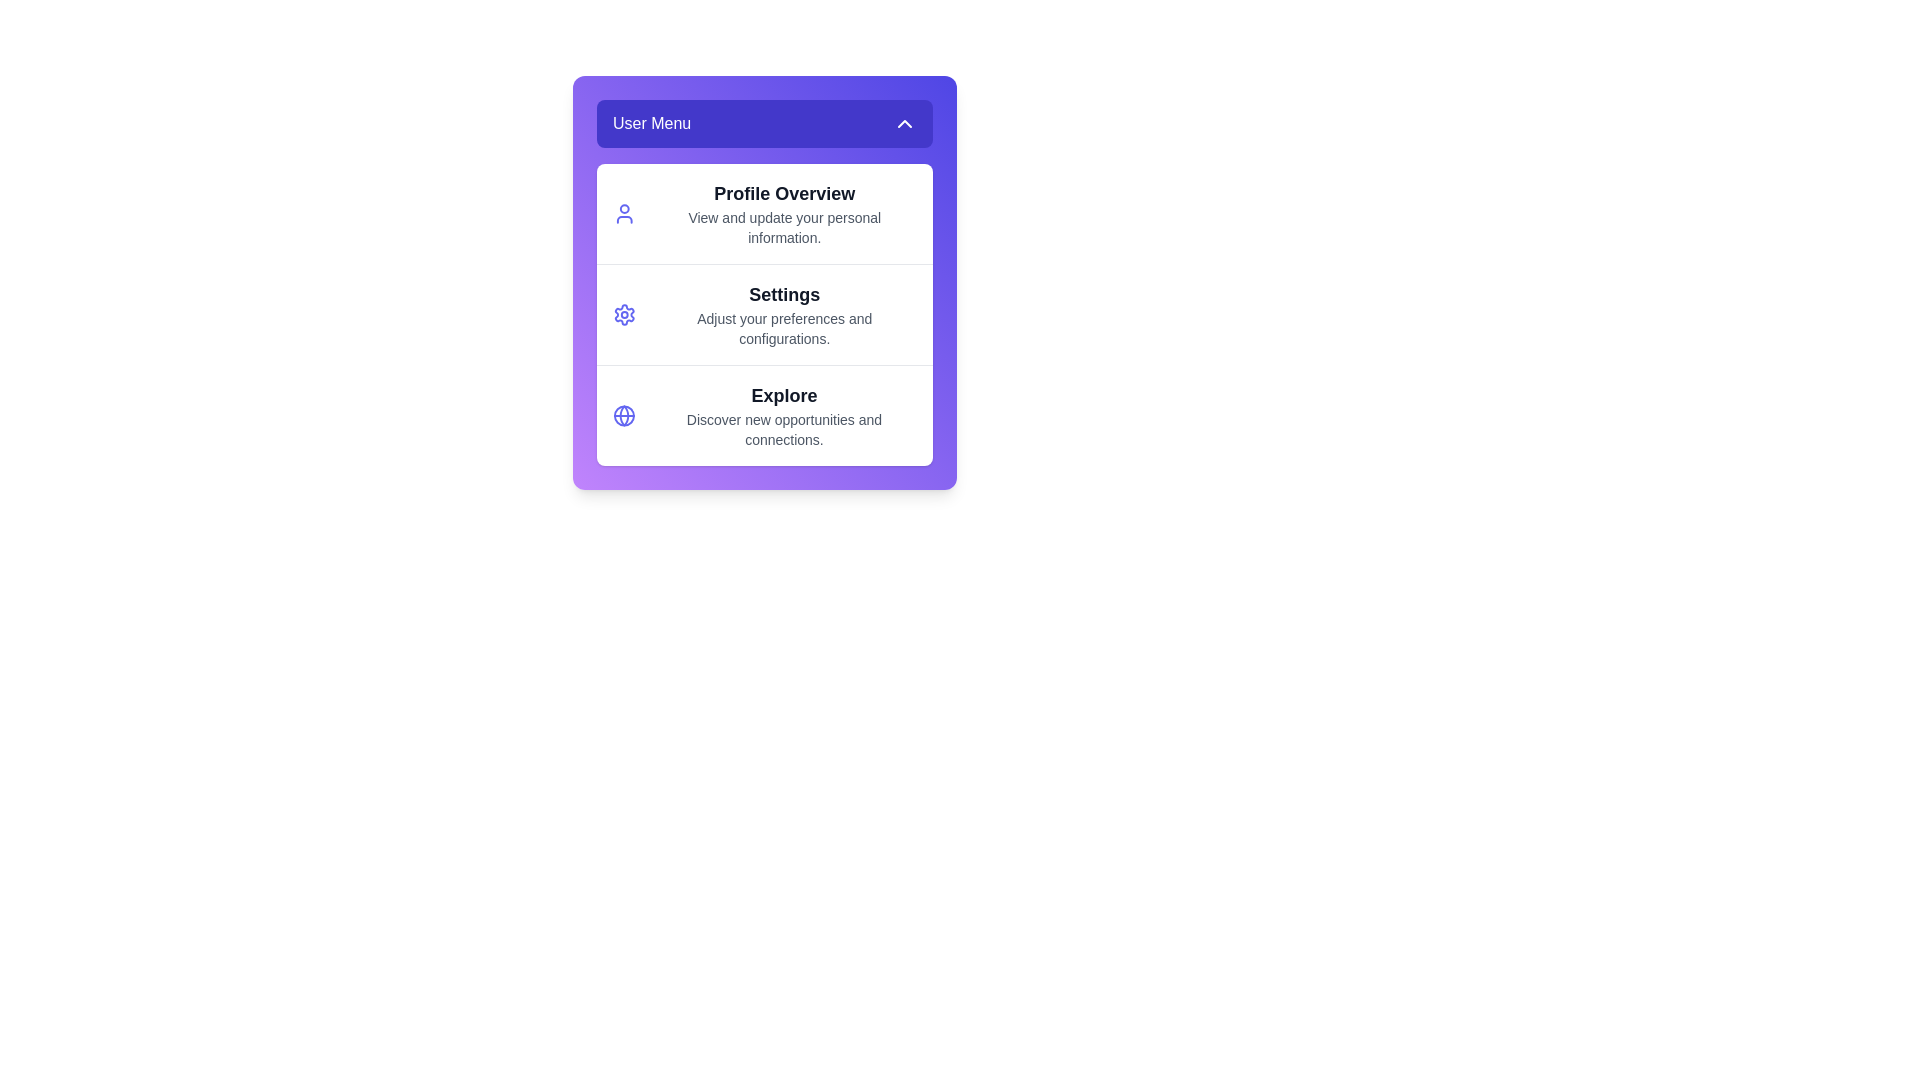 Image resolution: width=1920 pixels, height=1080 pixels. Describe the element at coordinates (763, 313) in the screenshot. I see `the second list item with icon and text in the menu, located between 'Profile Overview' and 'Explore'` at that location.